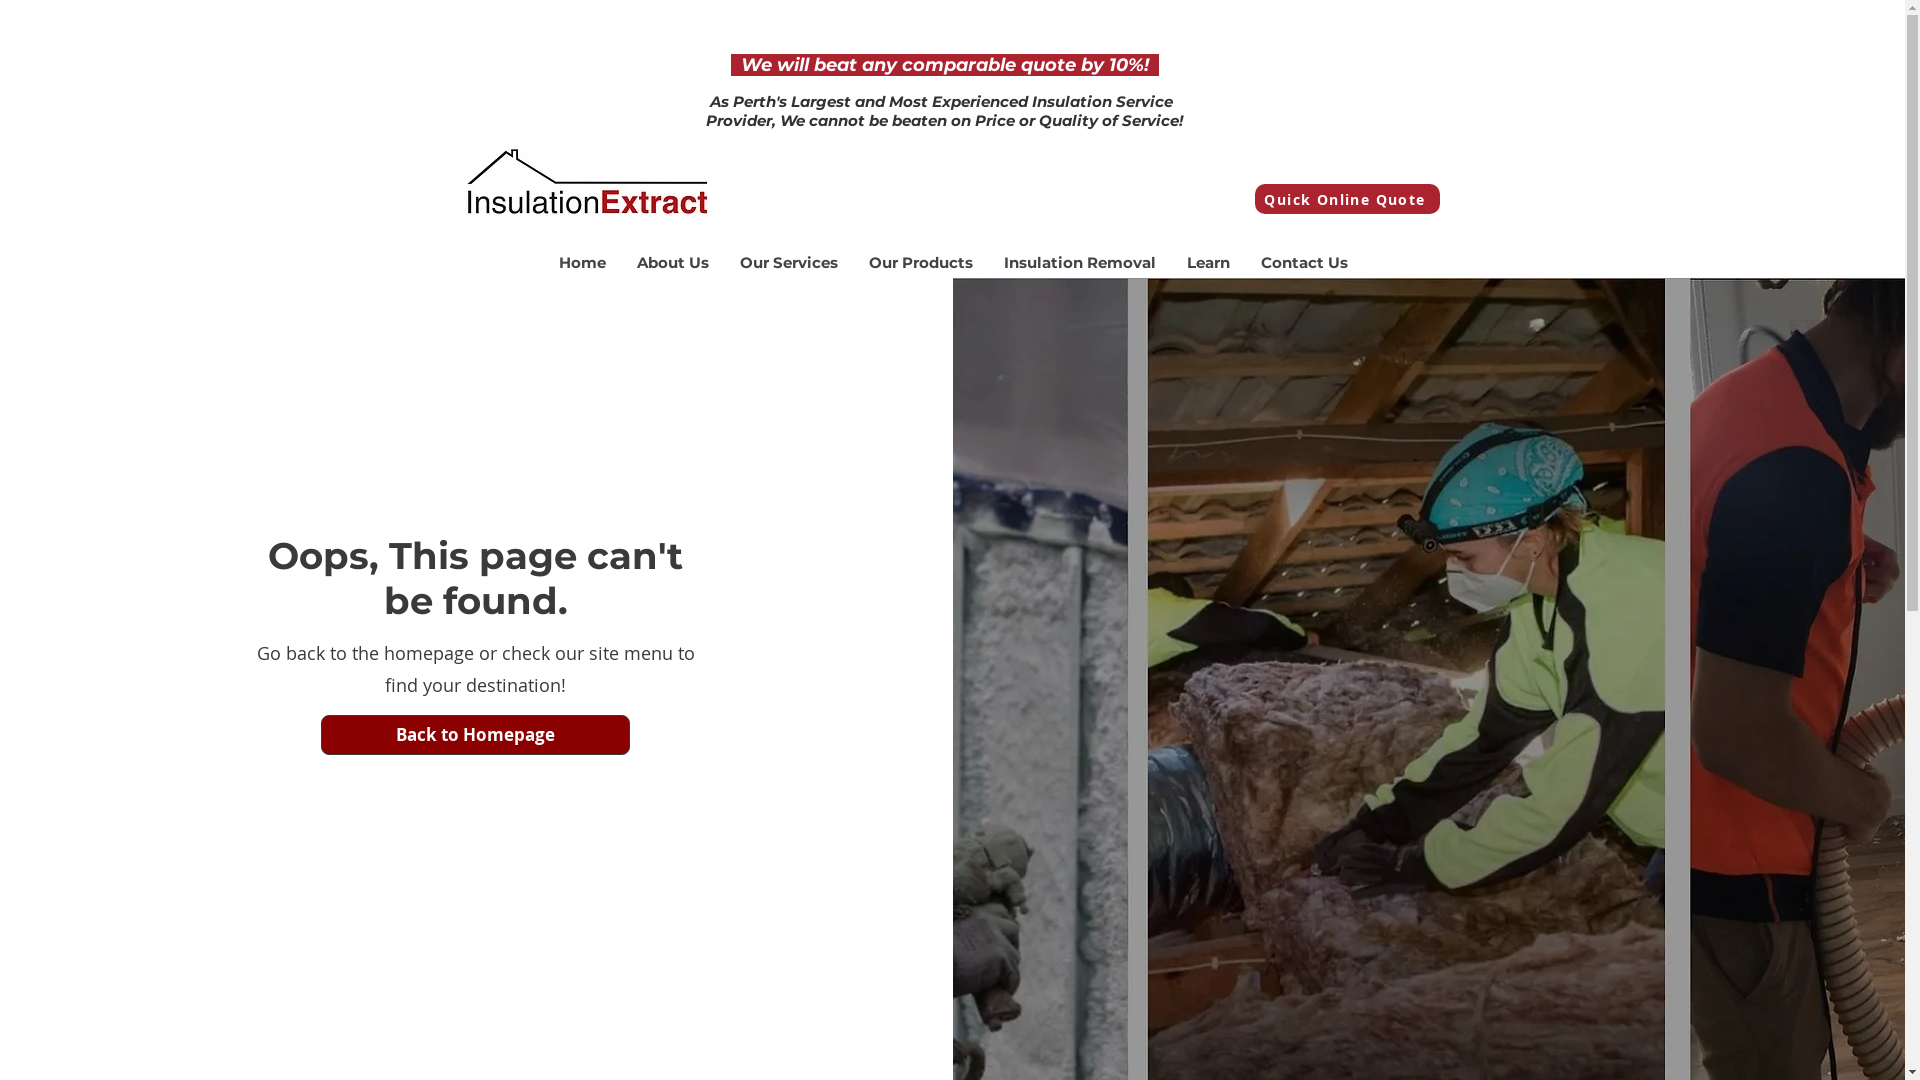  Describe the element at coordinates (918, 261) in the screenshot. I see `'Our Products'` at that location.